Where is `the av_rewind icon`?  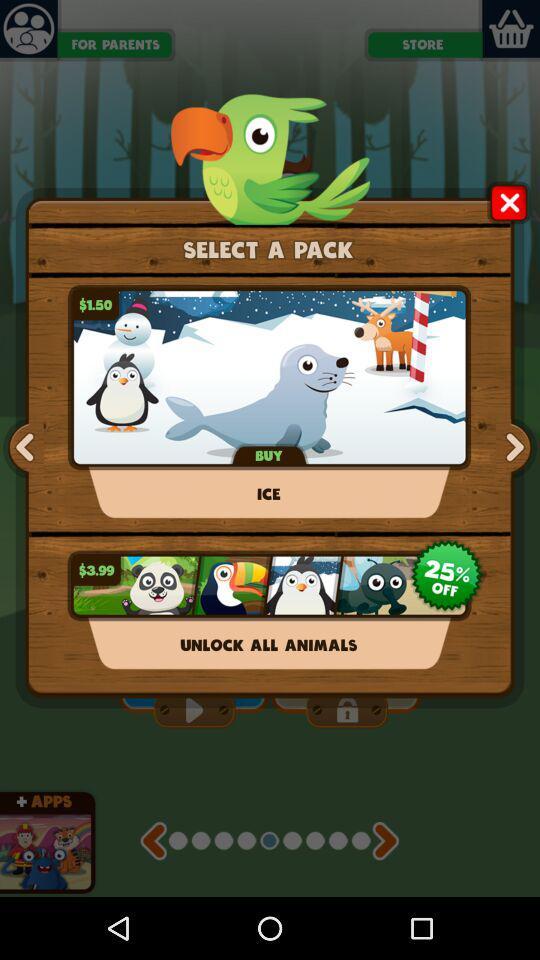 the av_rewind icon is located at coordinates (152, 899).